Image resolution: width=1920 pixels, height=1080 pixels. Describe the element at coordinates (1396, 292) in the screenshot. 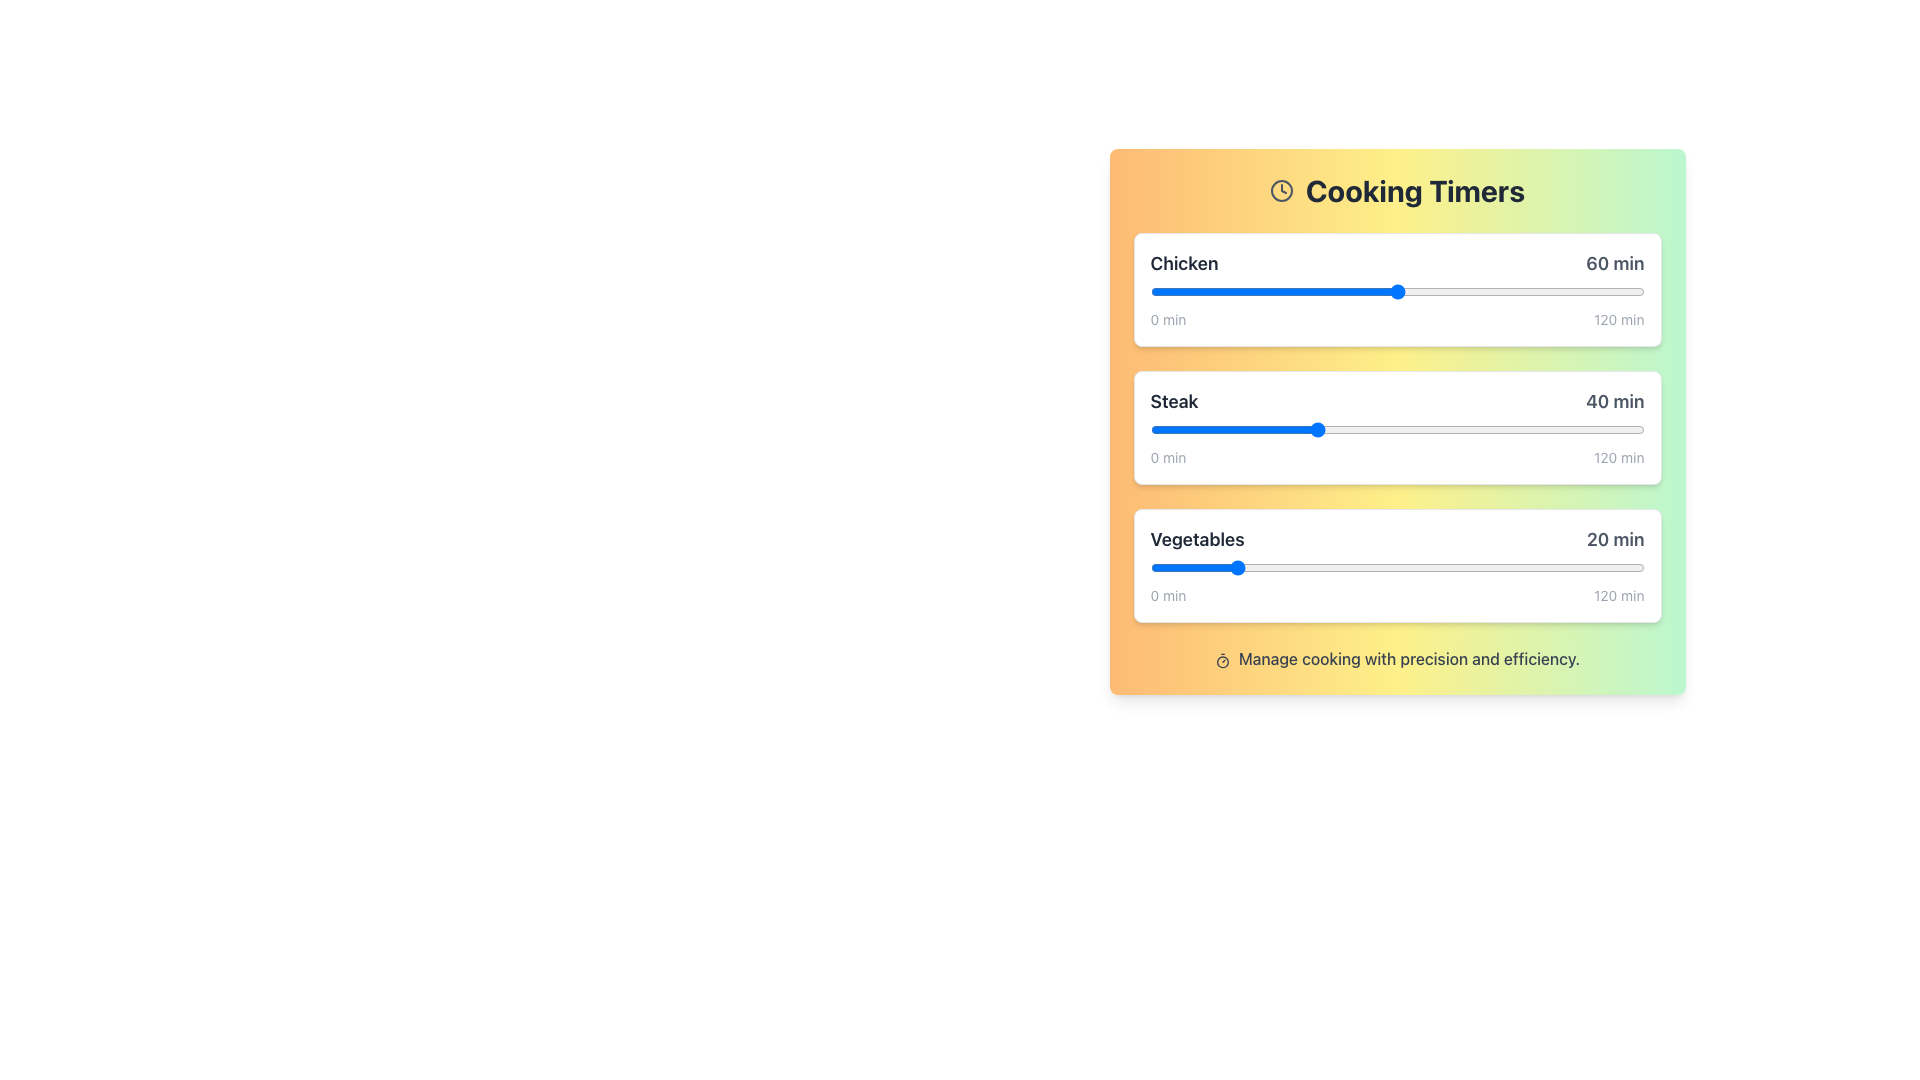

I see `the cooking timer for the chicken` at that location.